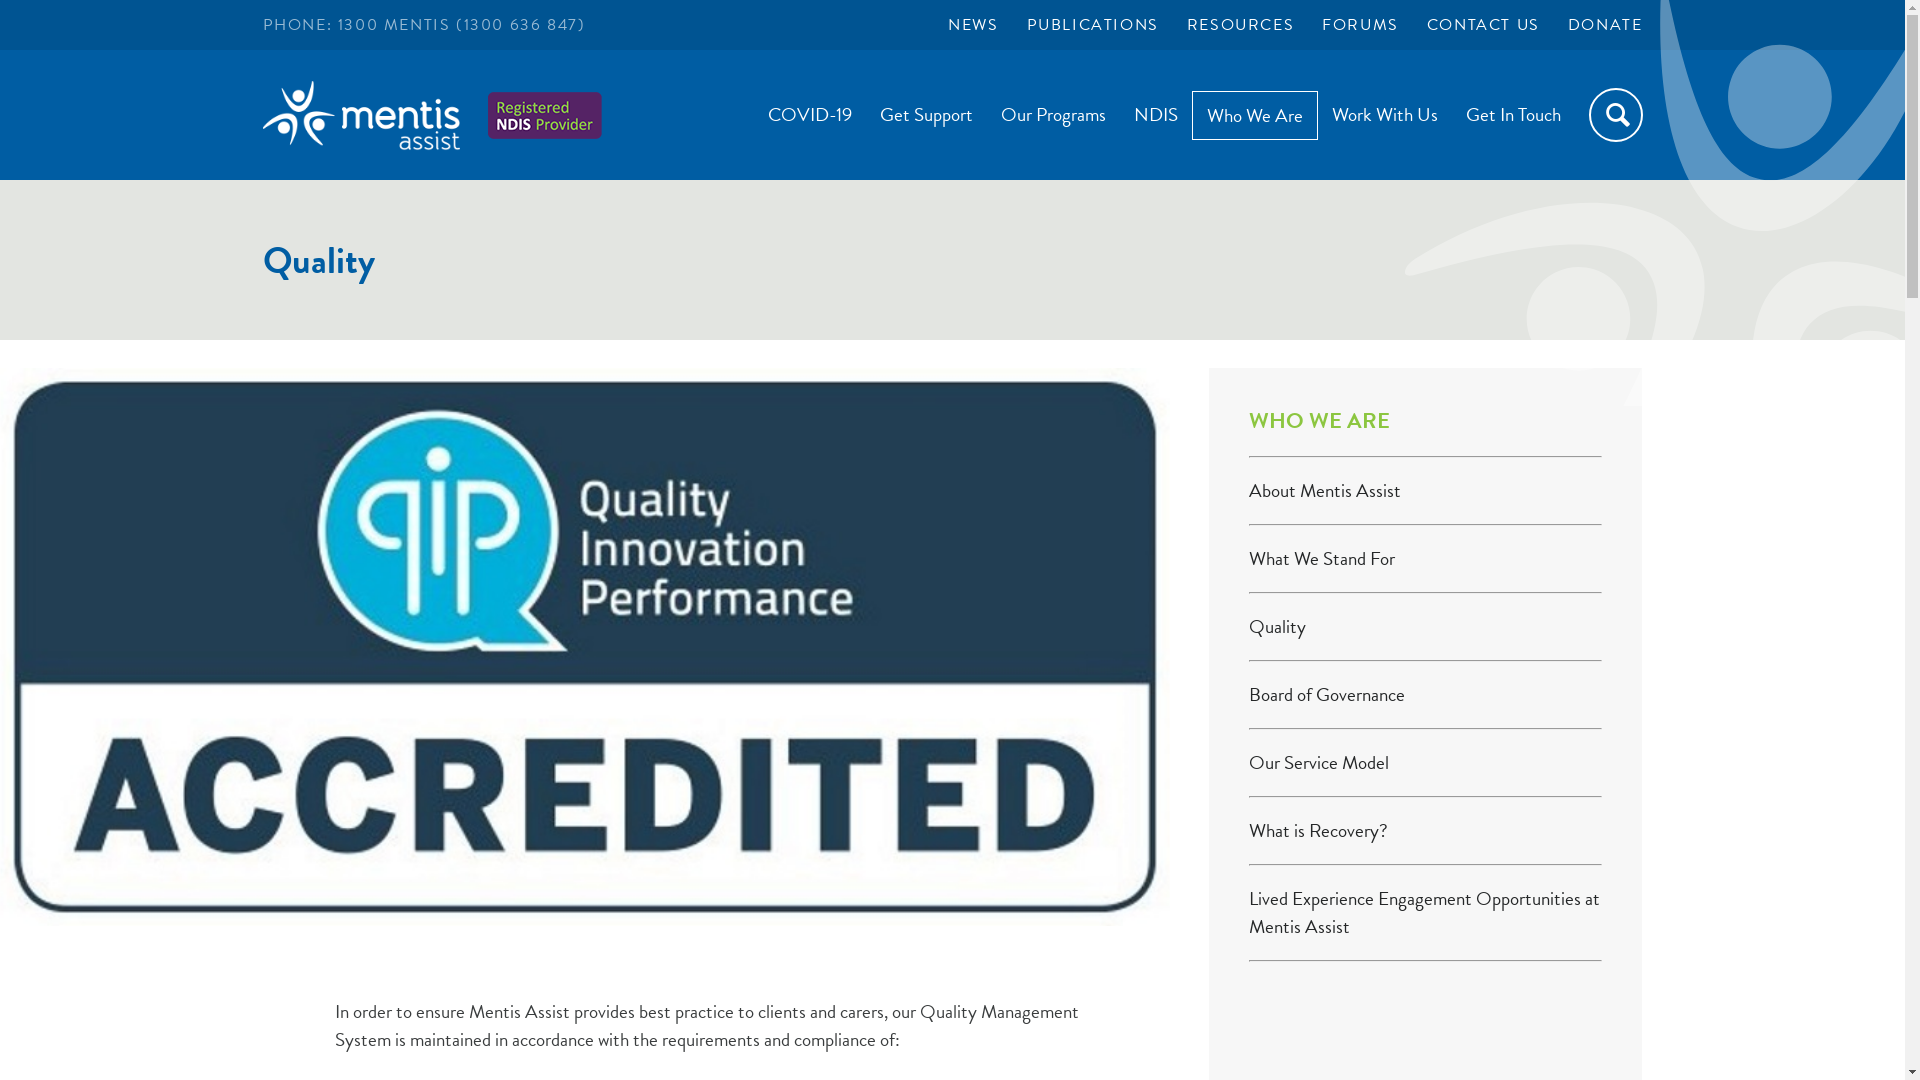 Image resolution: width=1920 pixels, height=1080 pixels. Describe the element at coordinates (1321, 558) in the screenshot. I see `'What We Stand For'` at that location.